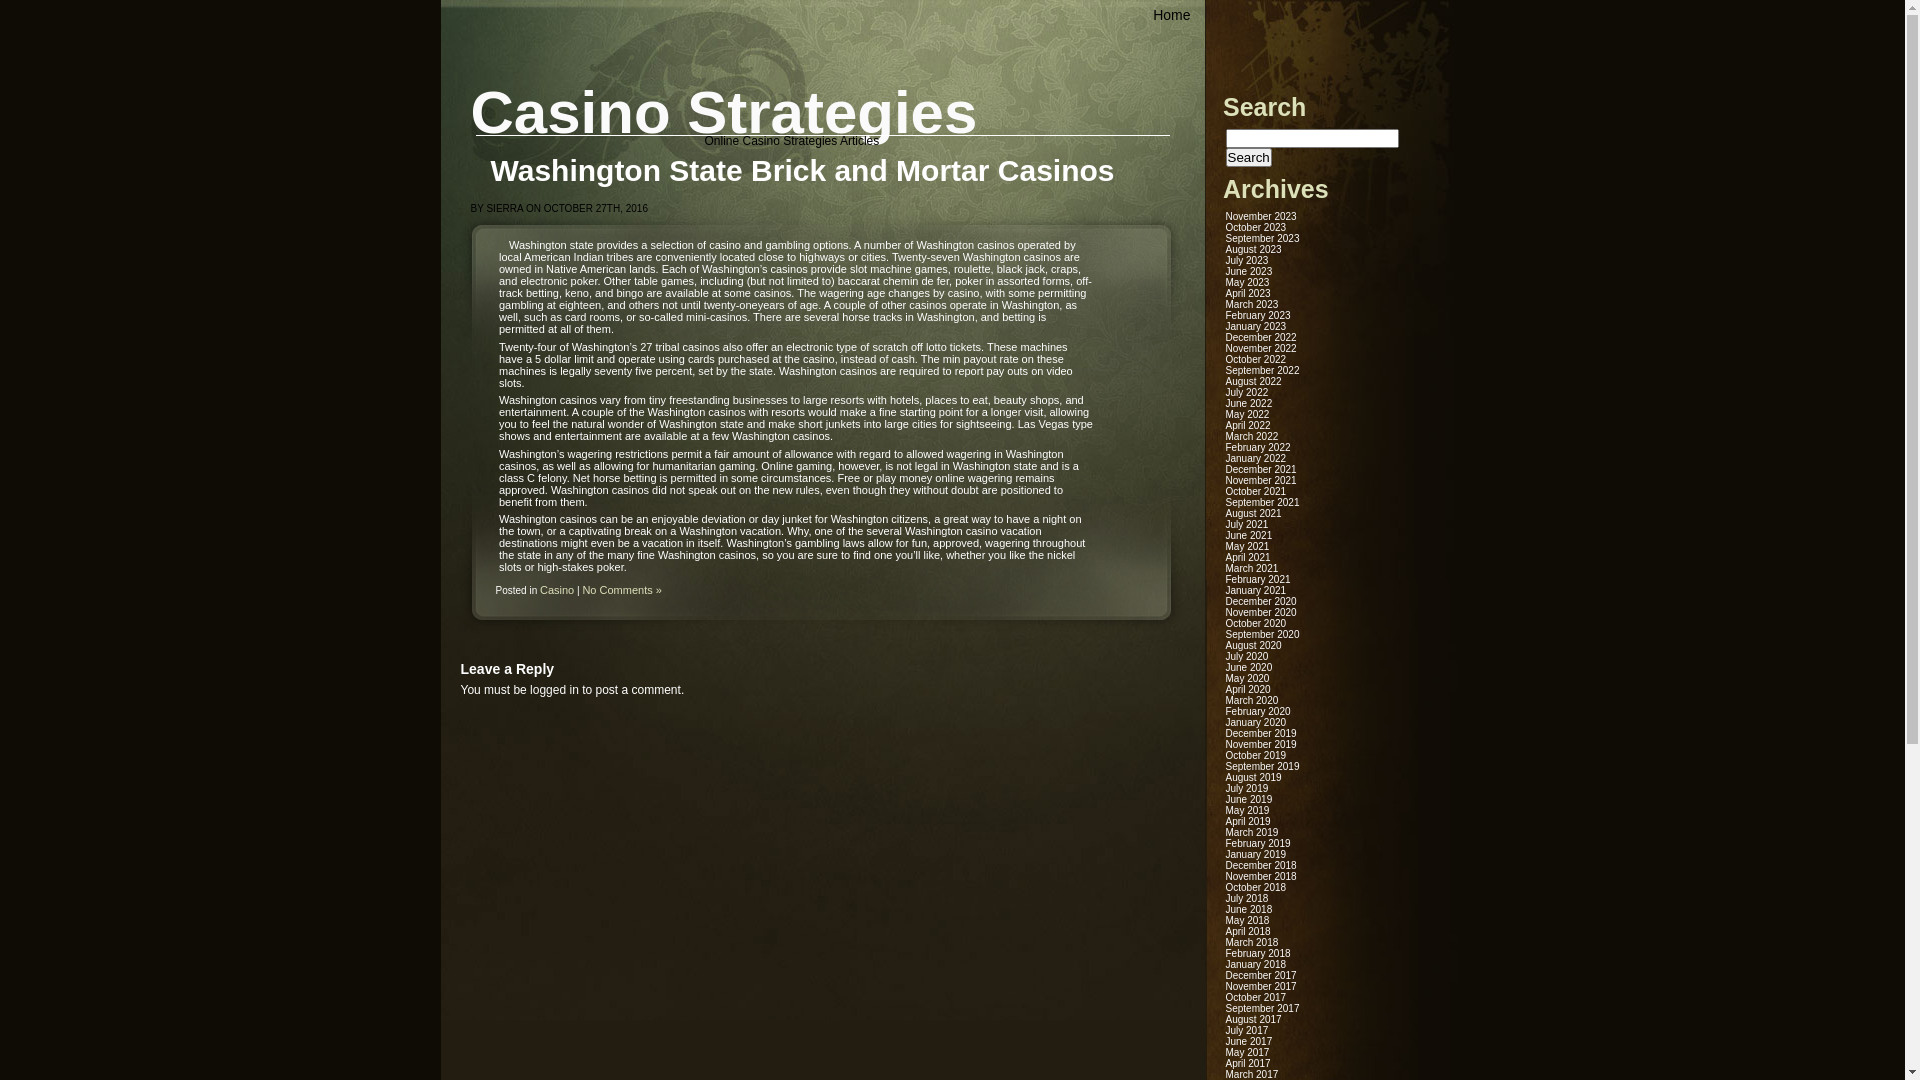  What do you see at coordinates (1252, 248) in the screenshot?
I see `'August 2023'` at bounding box center [1252, 248].